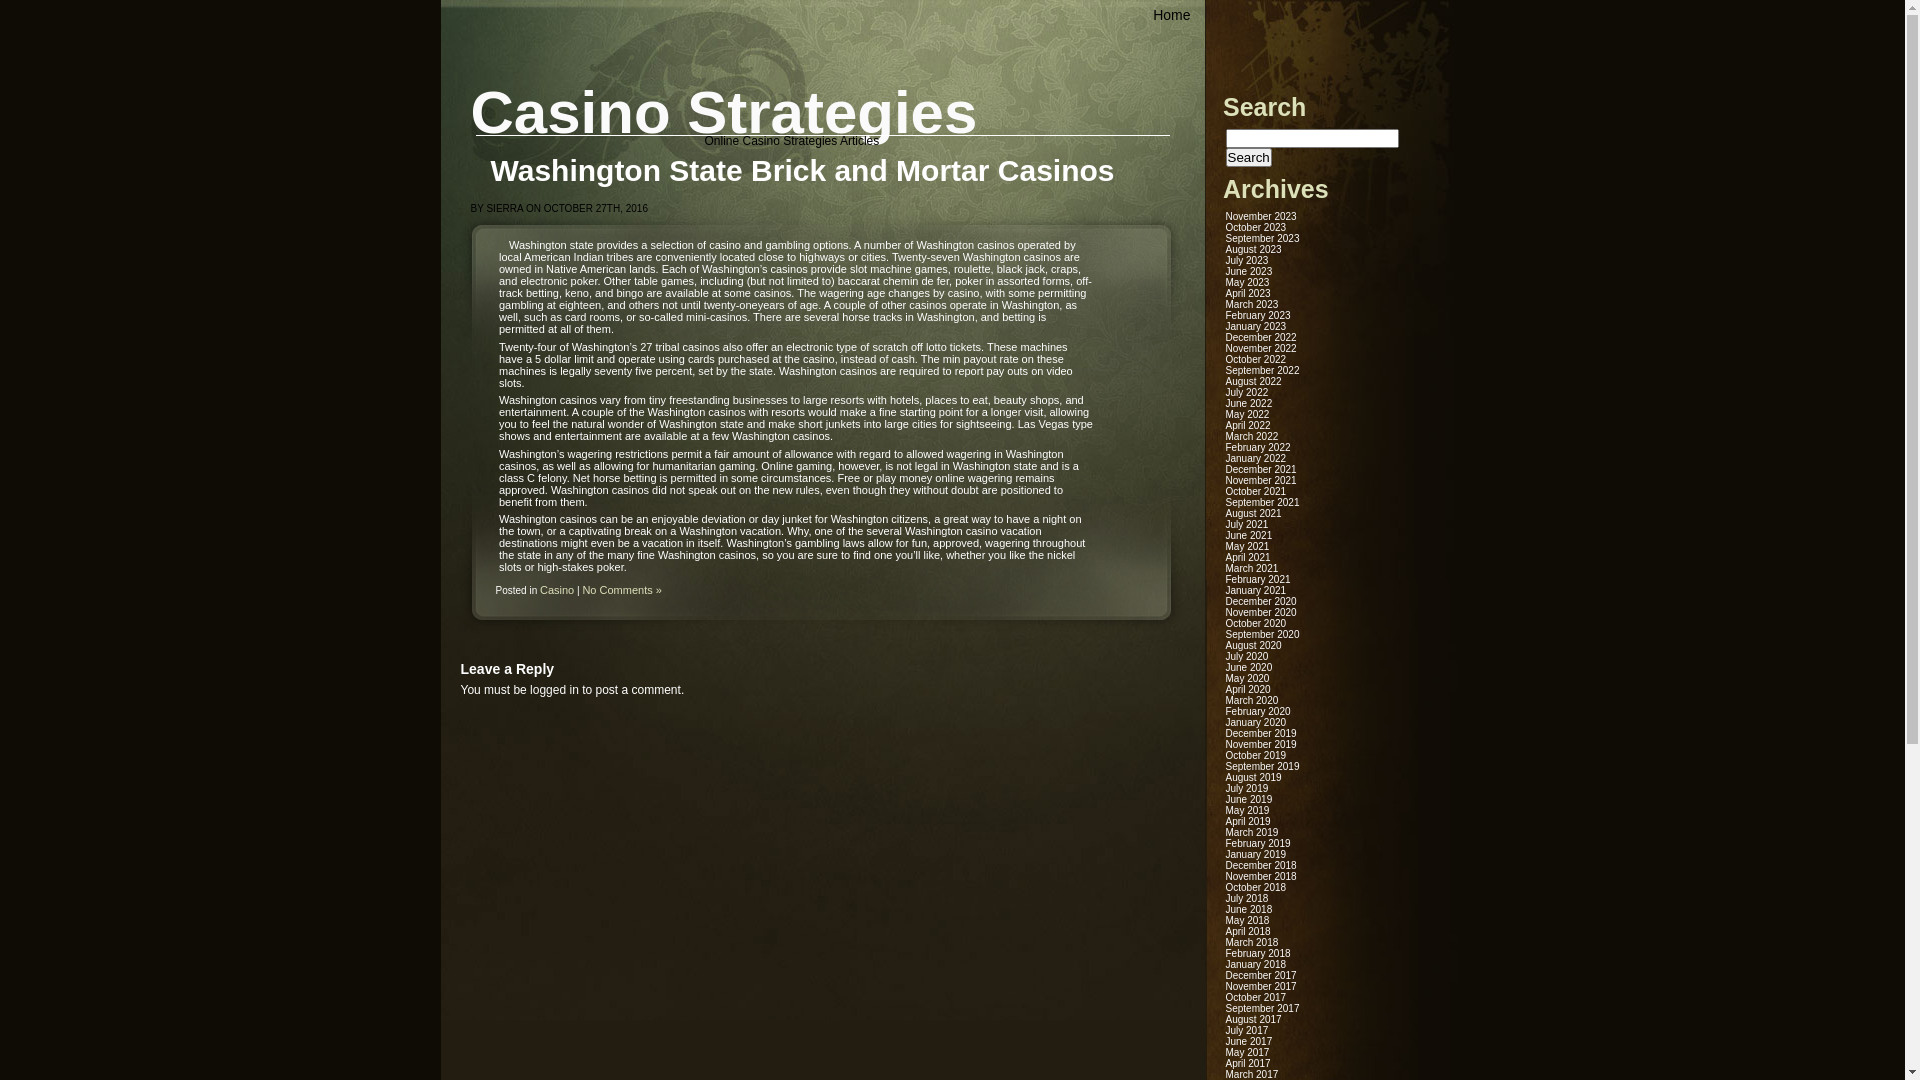  What do you see at coordinates (1252, 248) in the screenshot?
I see `'August 2023'` at bounding box center [1252, 248].